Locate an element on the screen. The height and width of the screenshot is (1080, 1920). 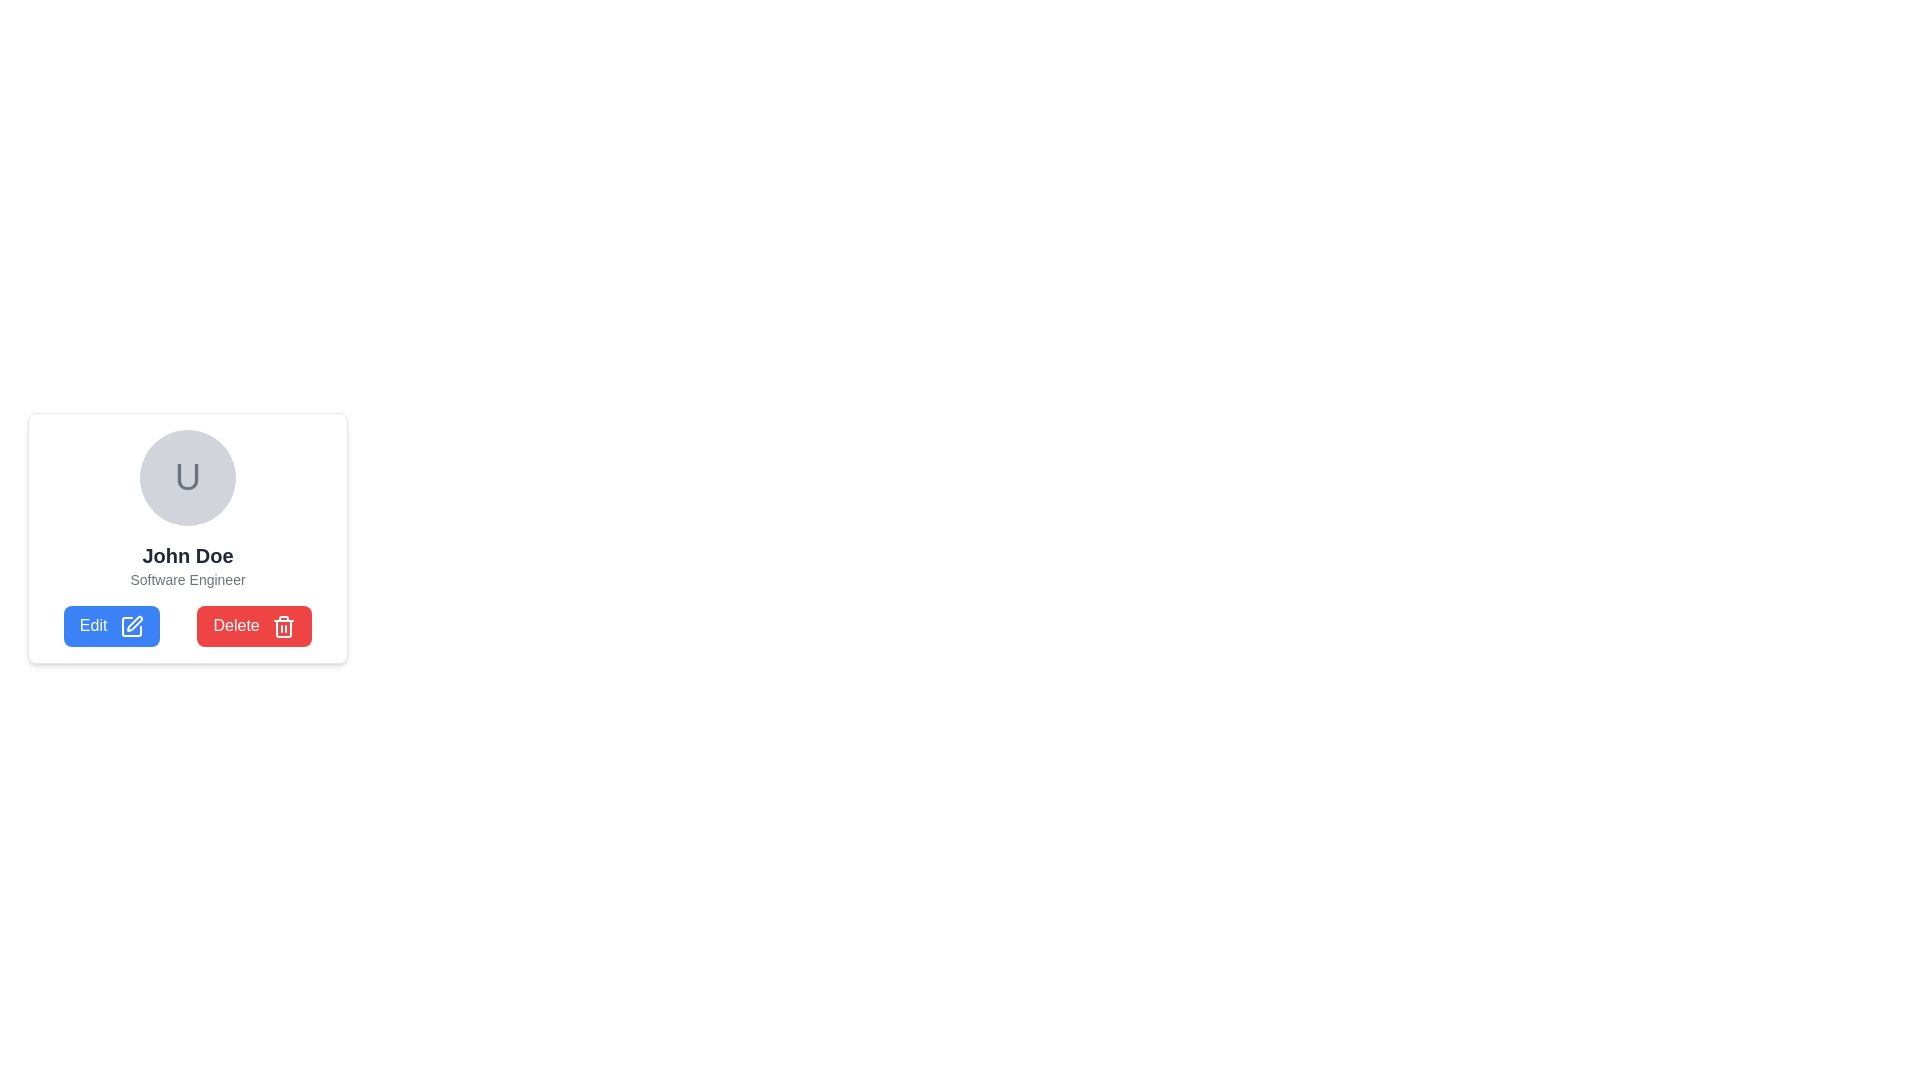
the delete button in the horizontal option group located at the bottom of the card-like UI component beneath 'John Doe' and 'Software Engineer' is located at coordinates (187, 624).